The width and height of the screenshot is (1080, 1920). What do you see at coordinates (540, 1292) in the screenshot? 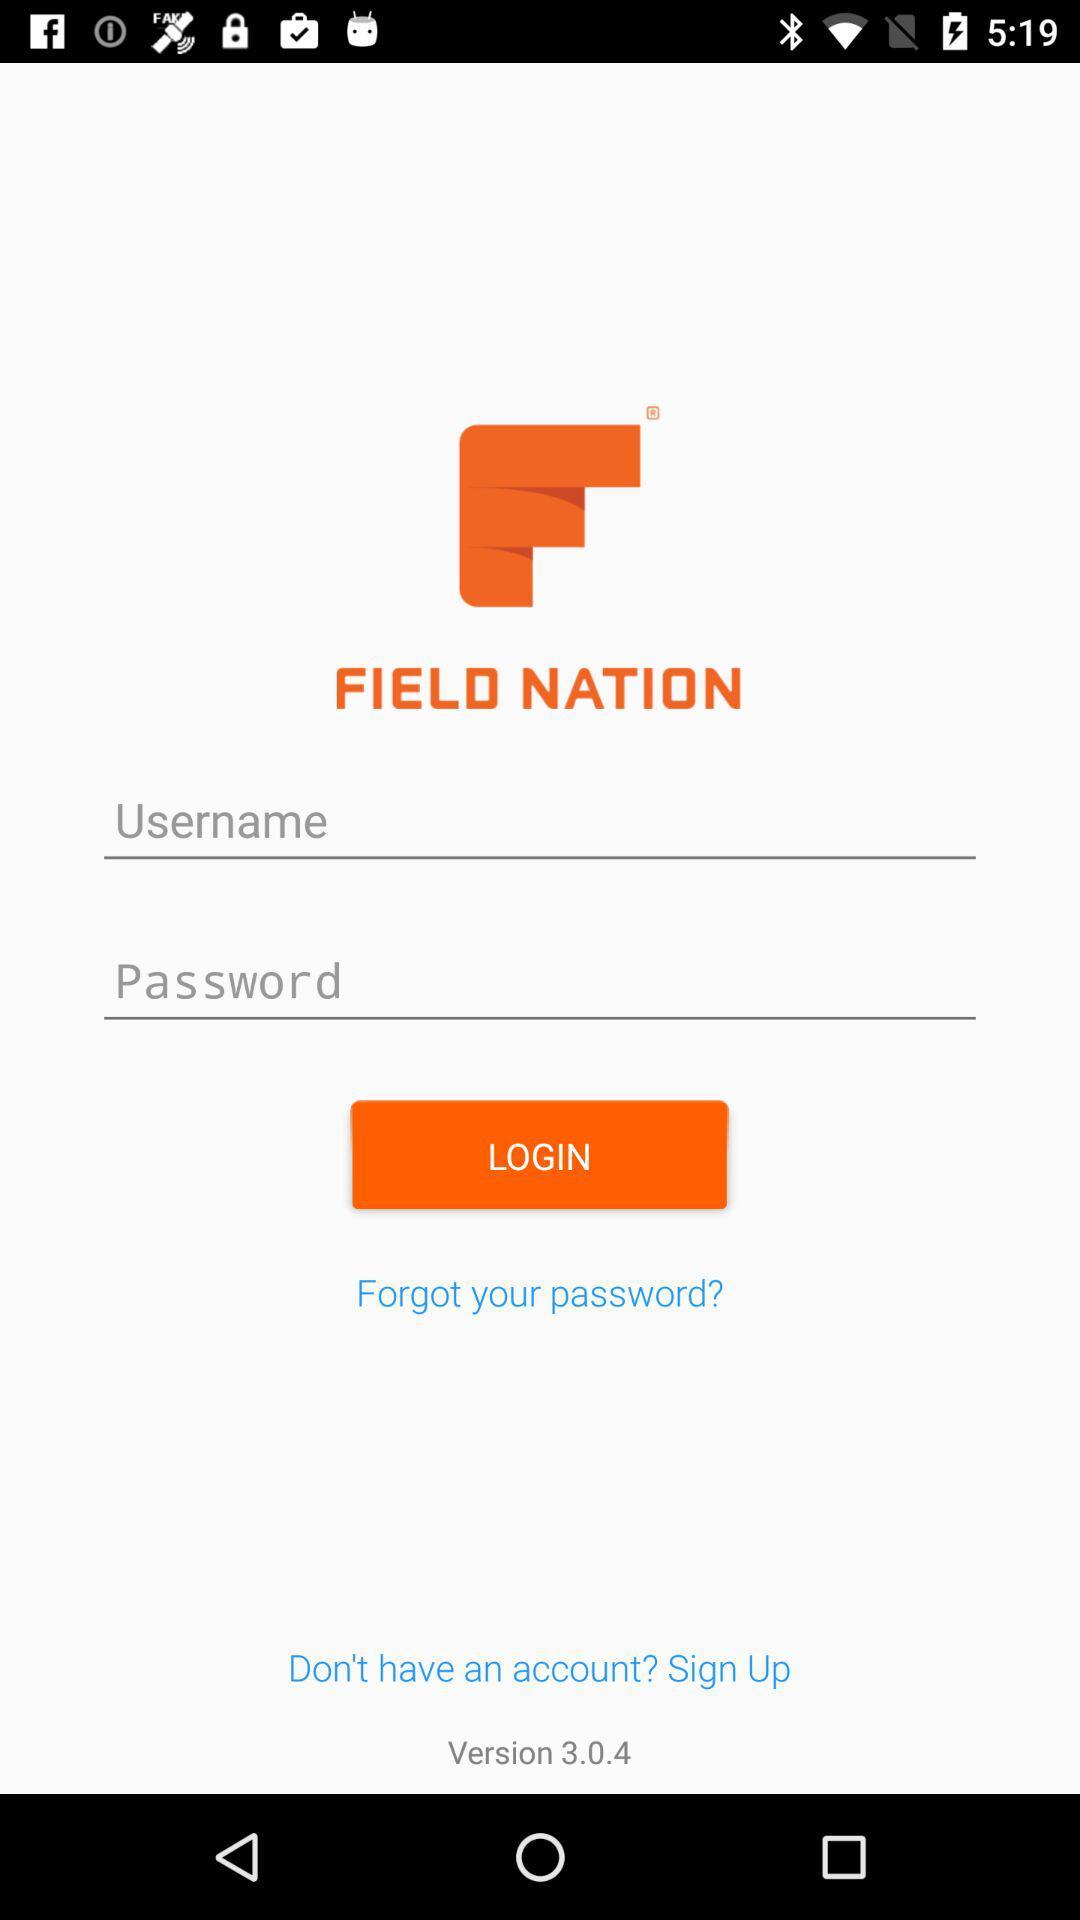
I see `the item below the login item` at bounding box center [540, 1292].